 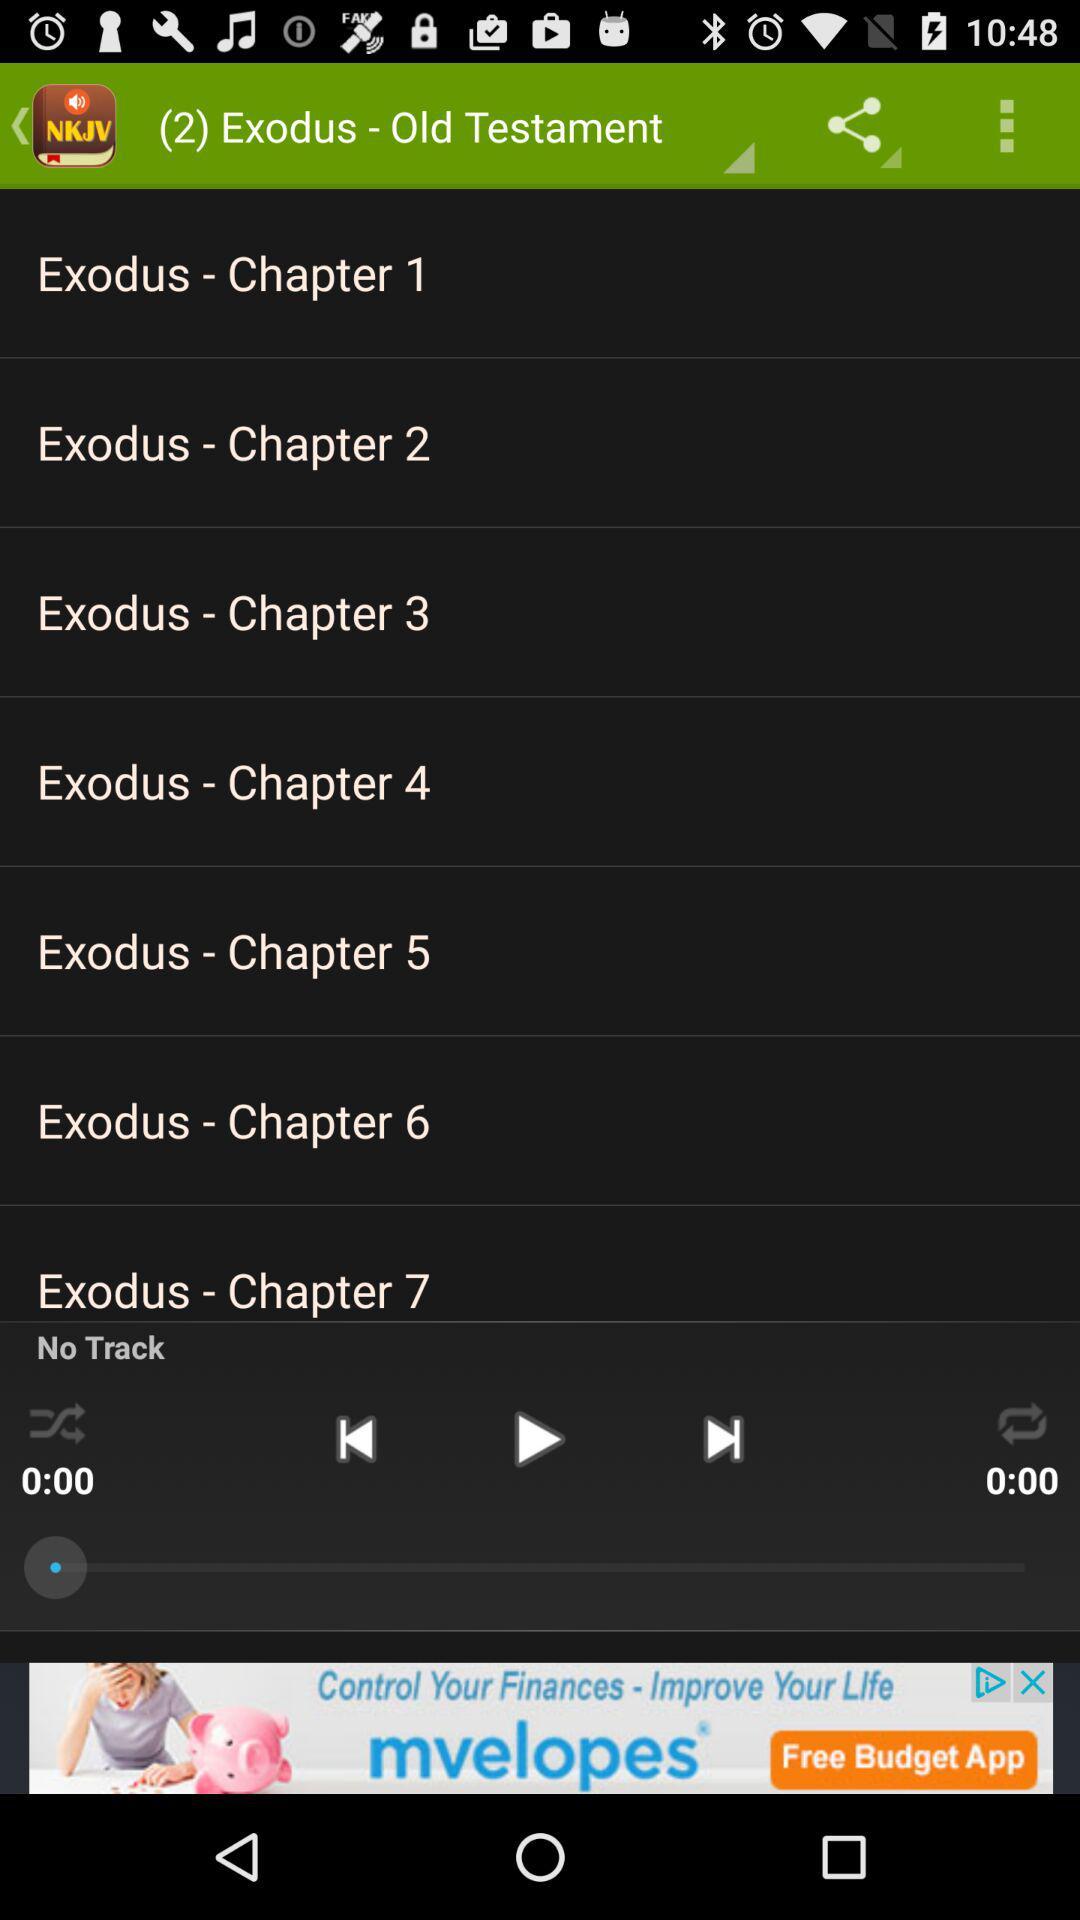 I want to click on the skip_next icon, so click(x=723, y=1538).